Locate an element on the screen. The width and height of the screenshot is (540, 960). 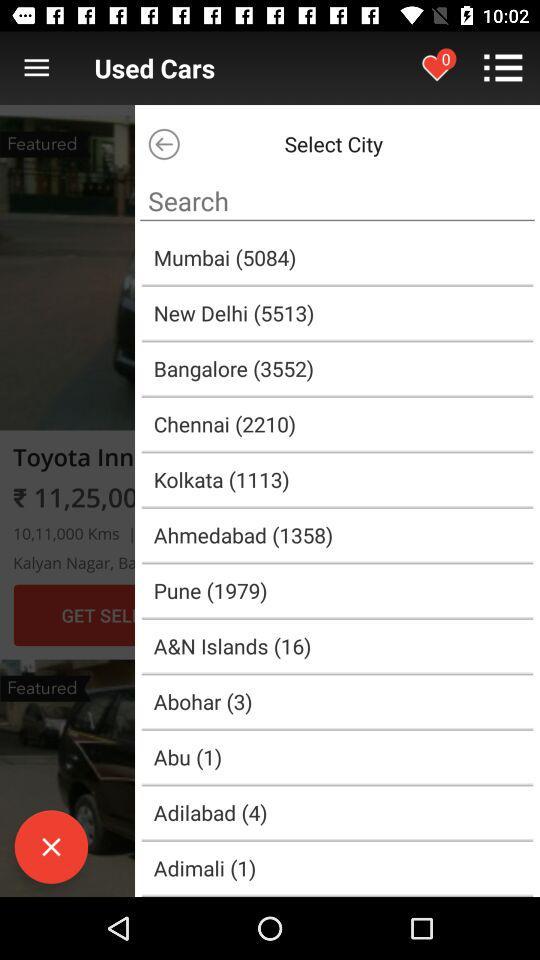
the arrow_backward icon is located at coordinates (163, 141).